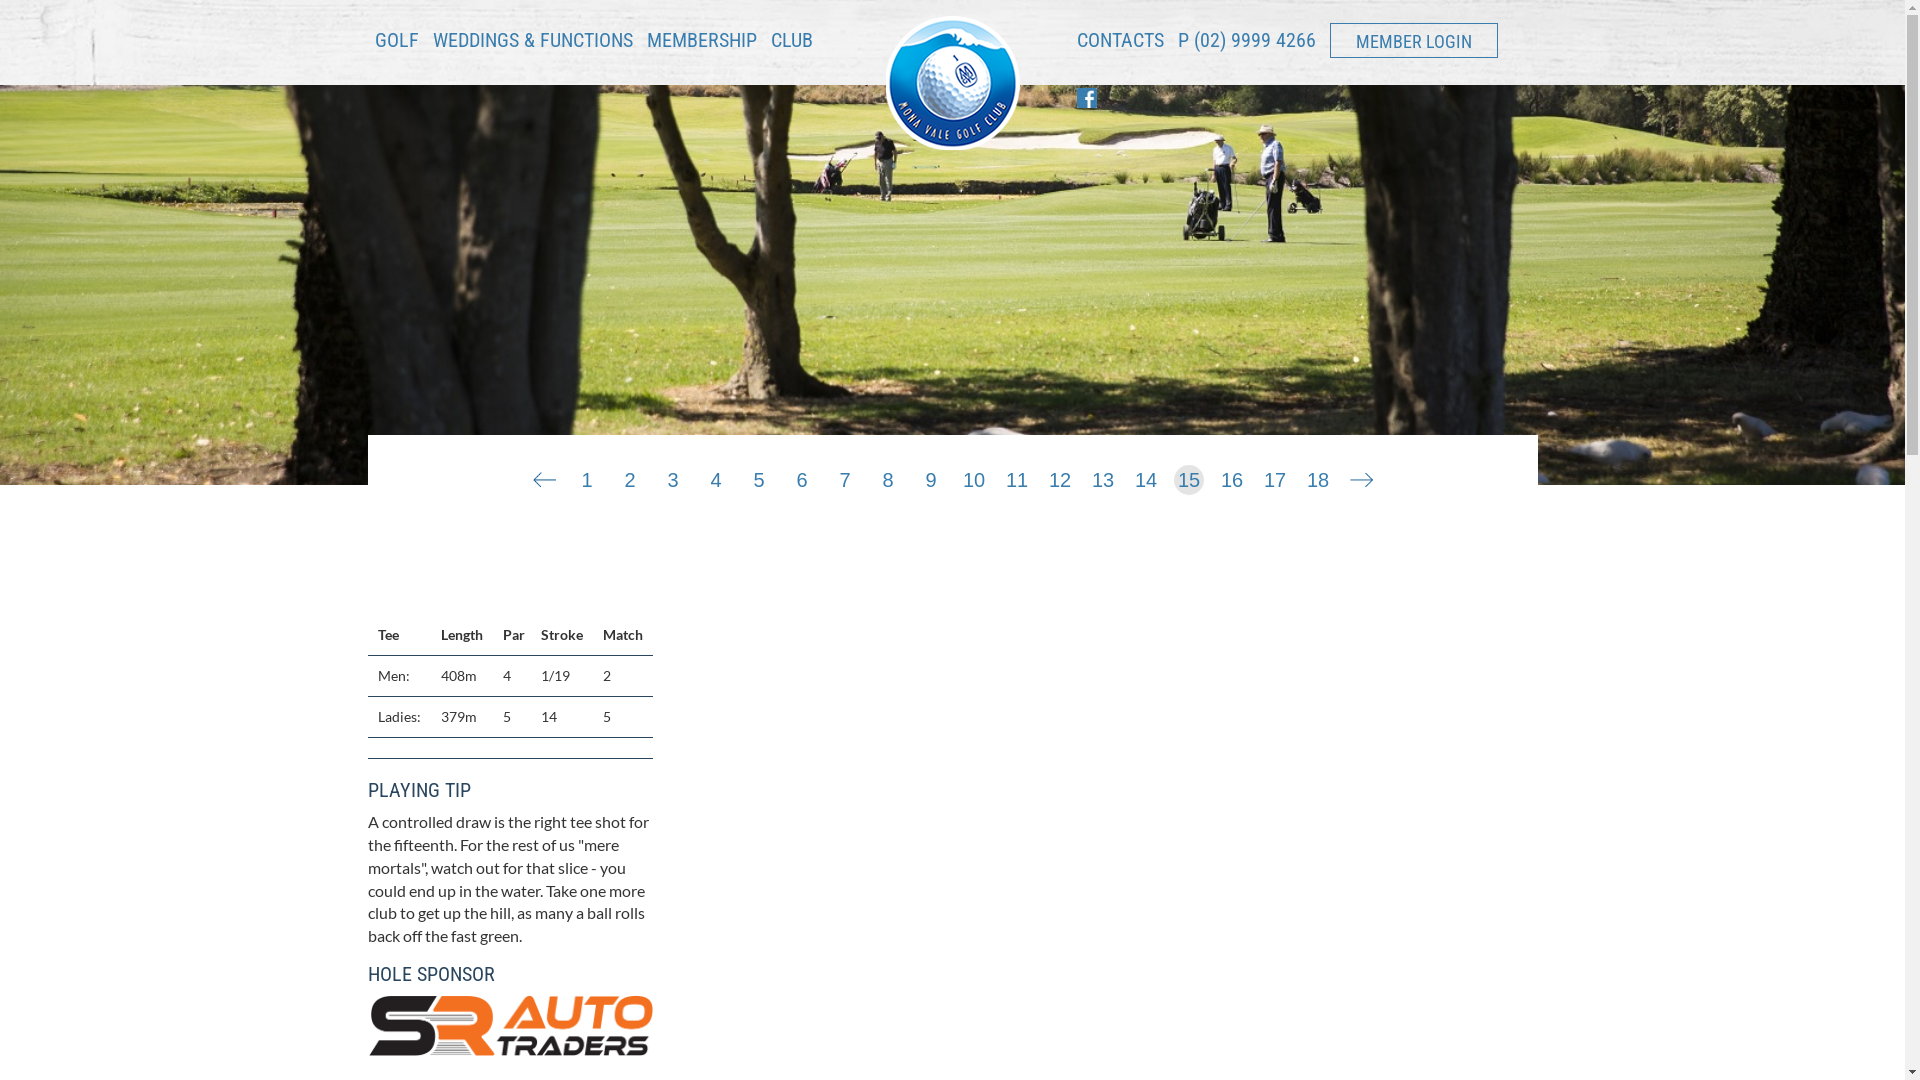 The image size is (1920, 1080). I want to click on '17', so click(1274, 475).